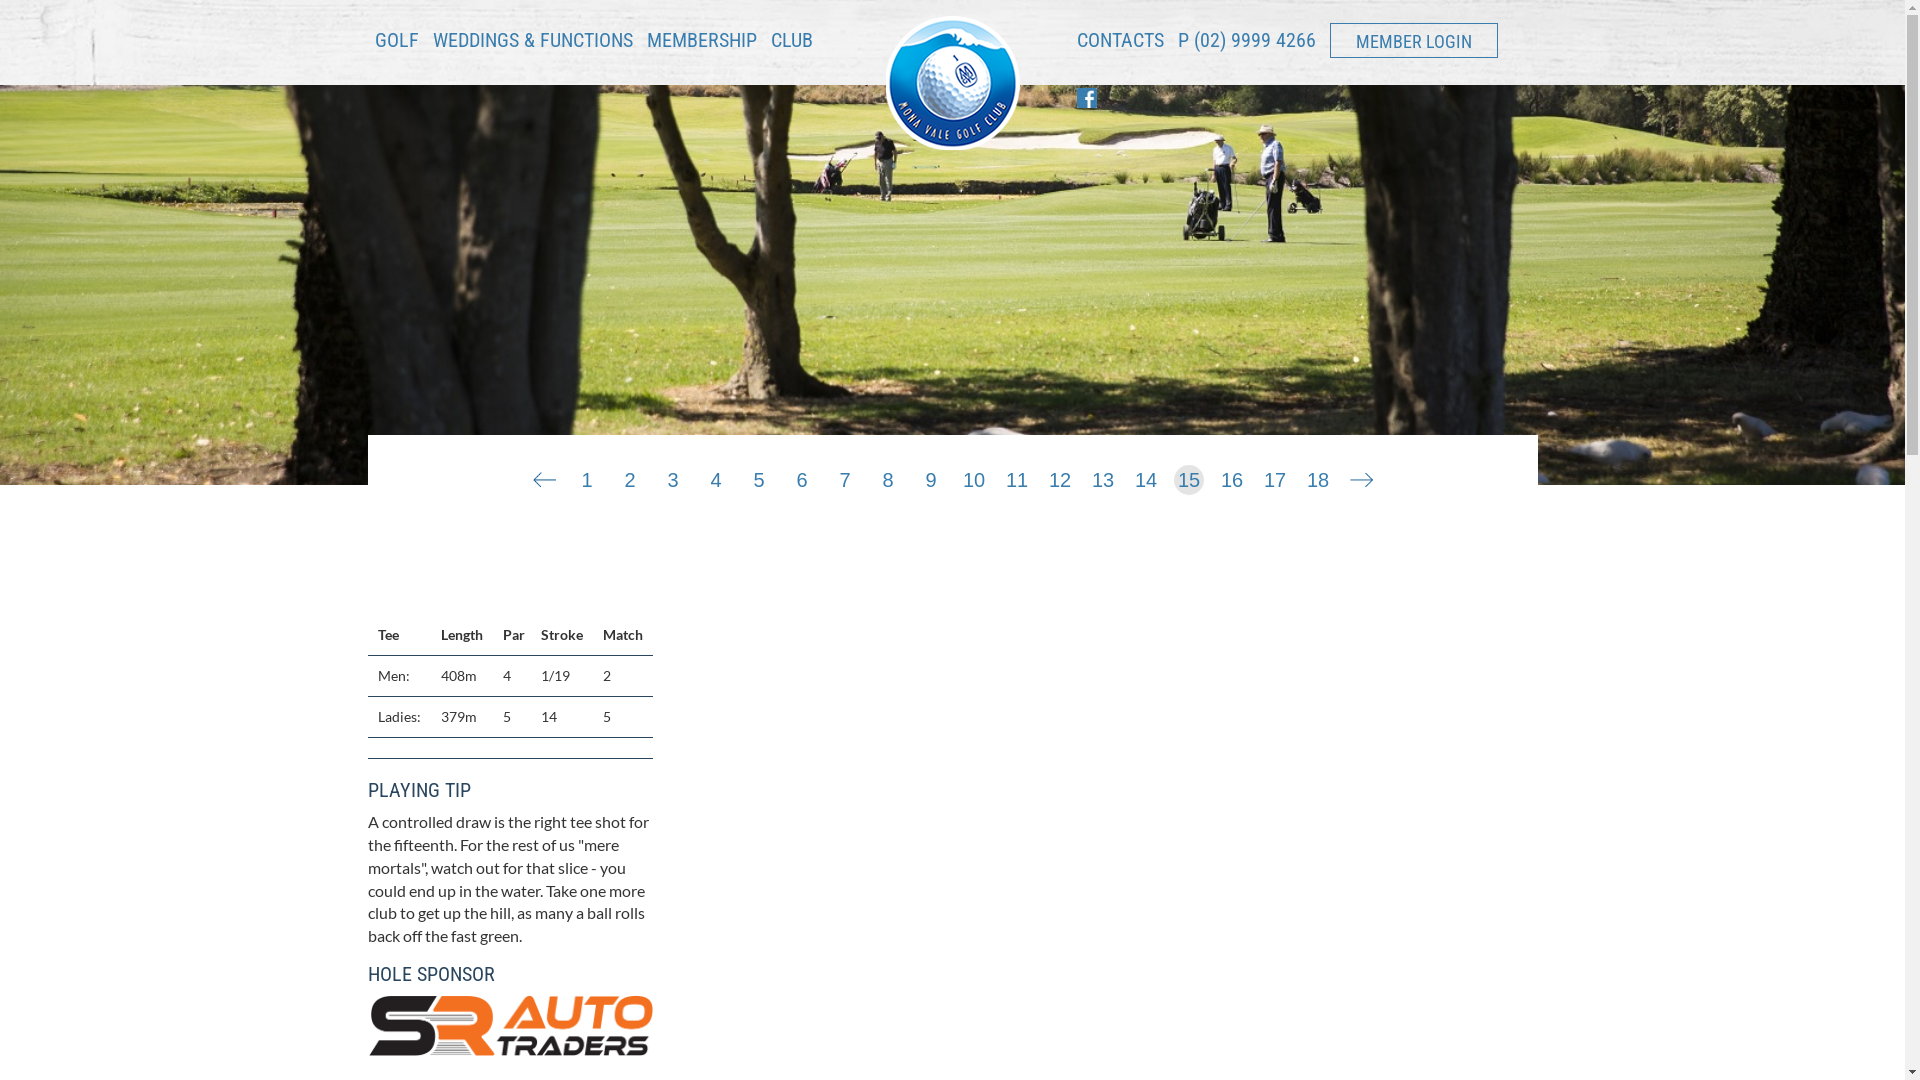 The image size is (1920, 1080). I want to click on '17', so click(1274, 475).